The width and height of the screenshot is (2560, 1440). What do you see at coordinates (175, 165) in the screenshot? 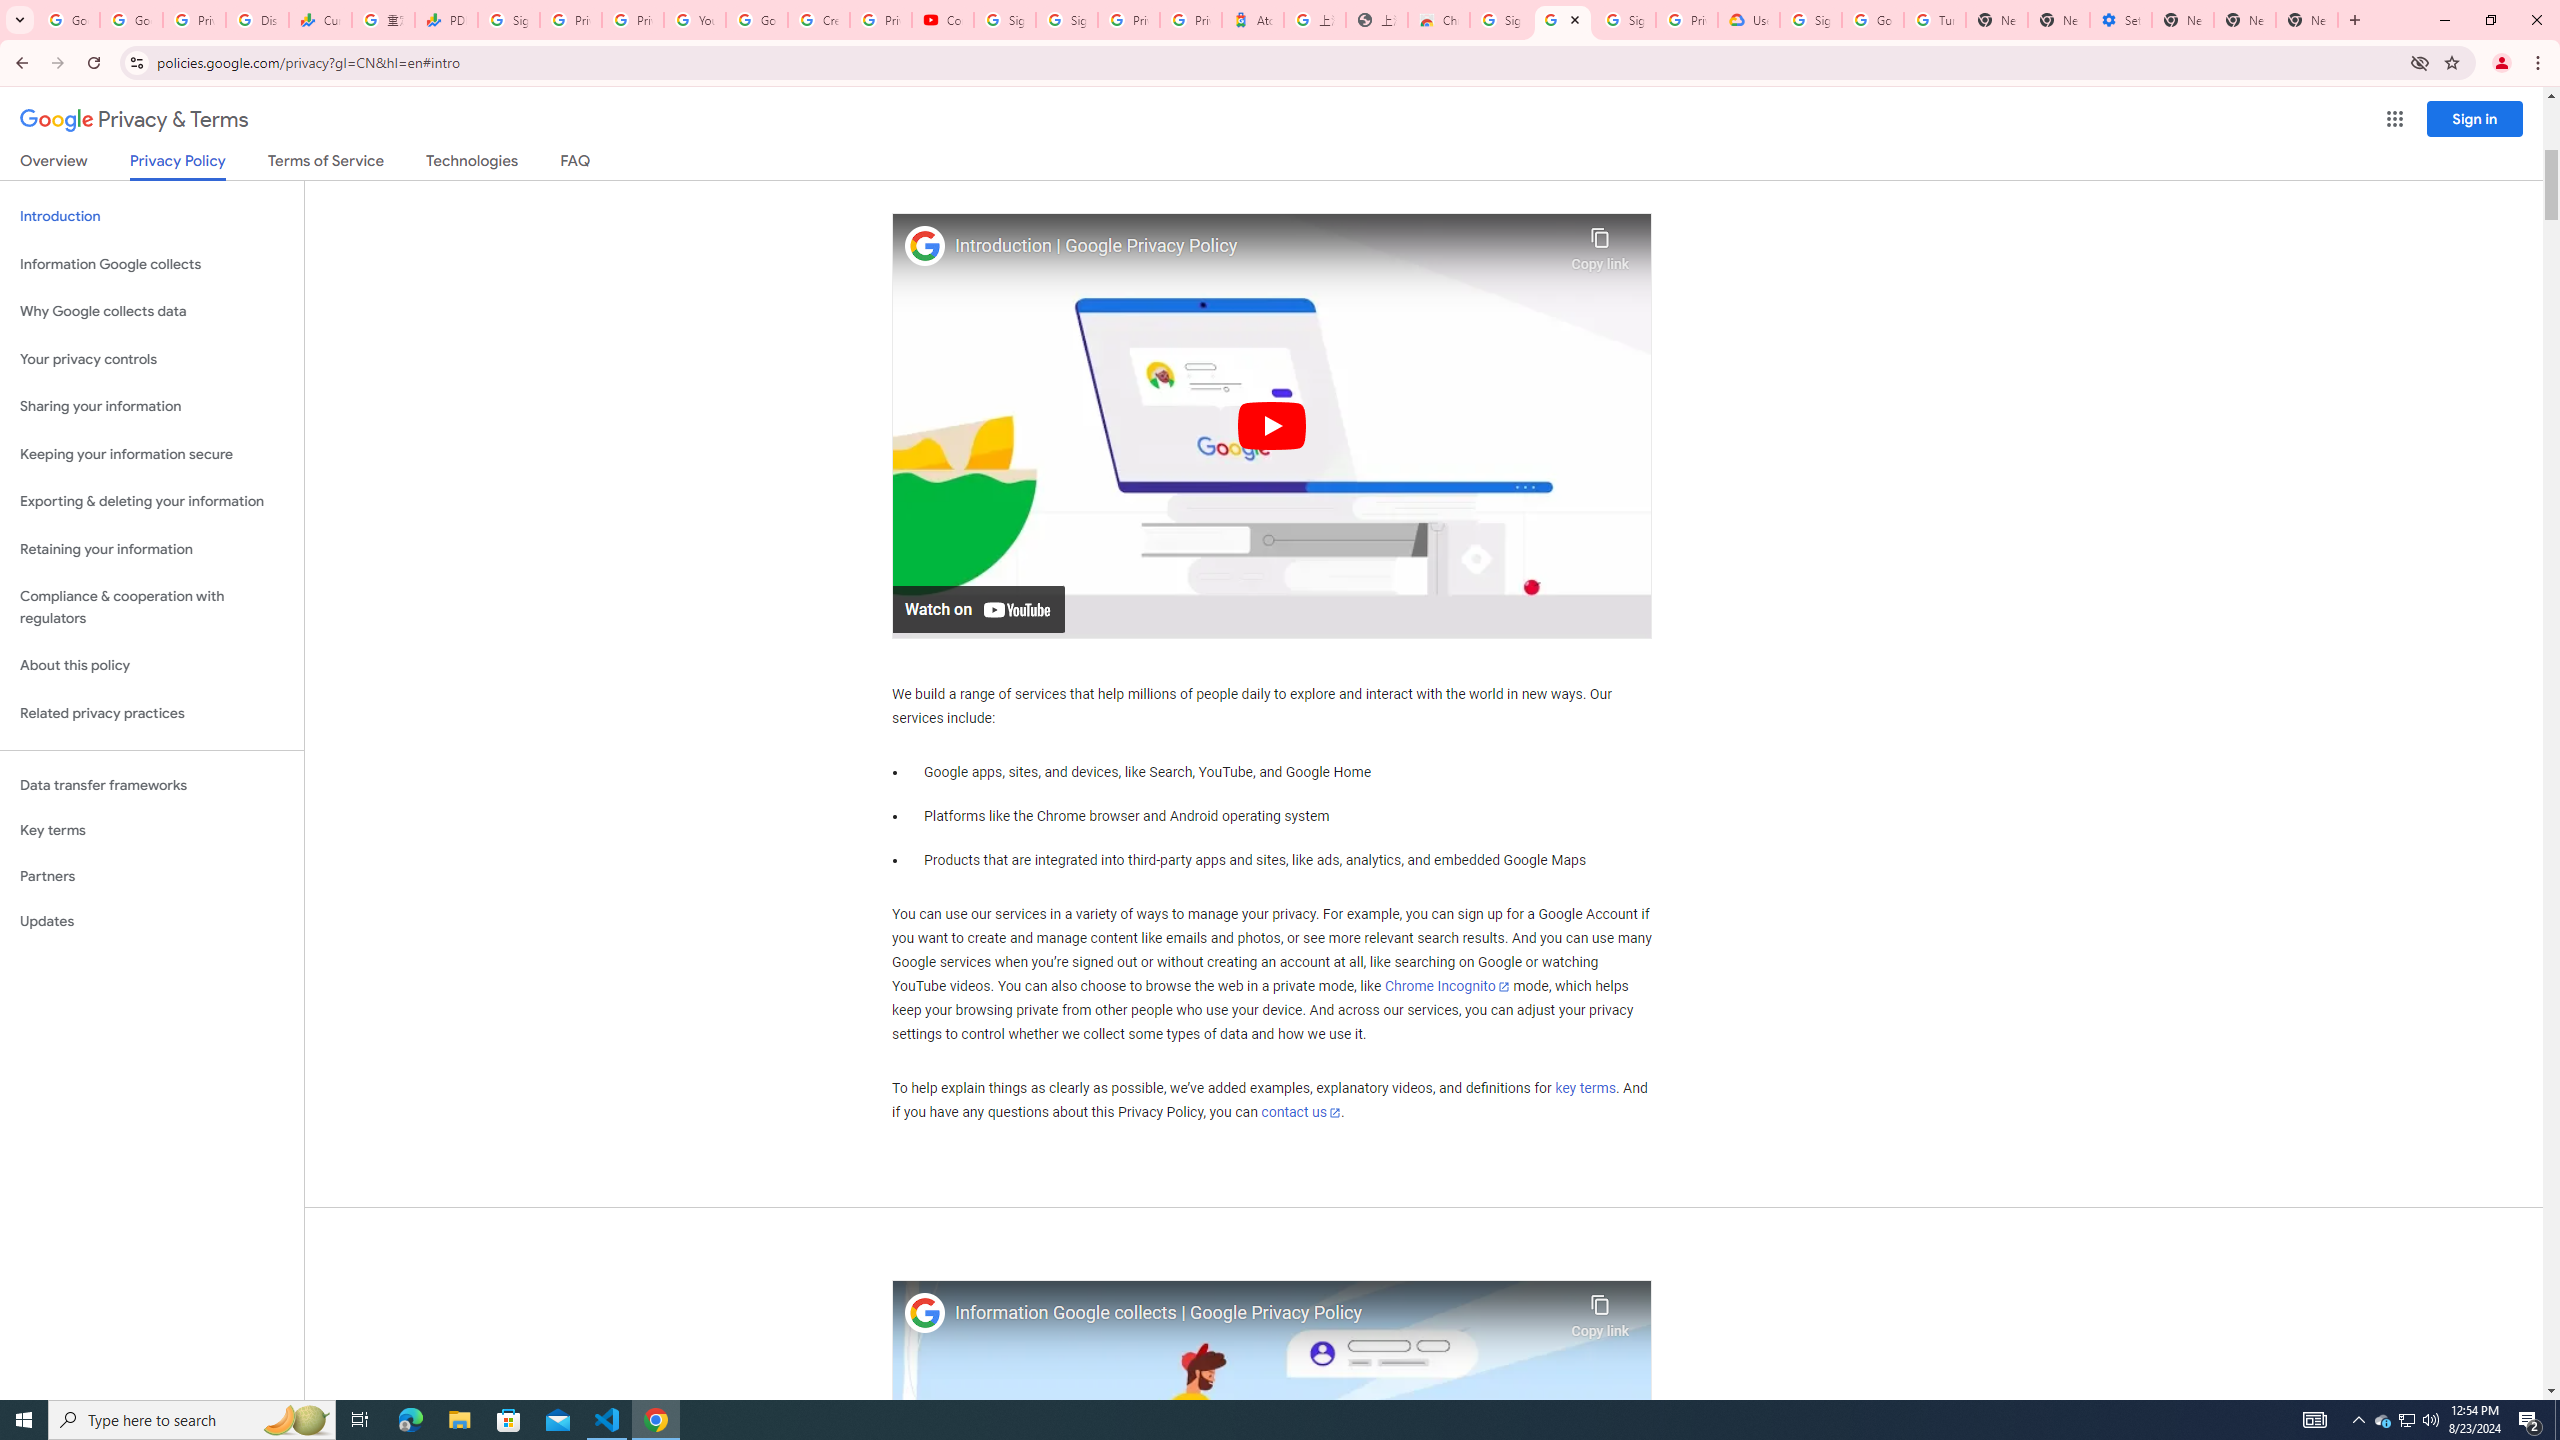
I see `'Privacy Policy'` at bounding box center [175, 165].